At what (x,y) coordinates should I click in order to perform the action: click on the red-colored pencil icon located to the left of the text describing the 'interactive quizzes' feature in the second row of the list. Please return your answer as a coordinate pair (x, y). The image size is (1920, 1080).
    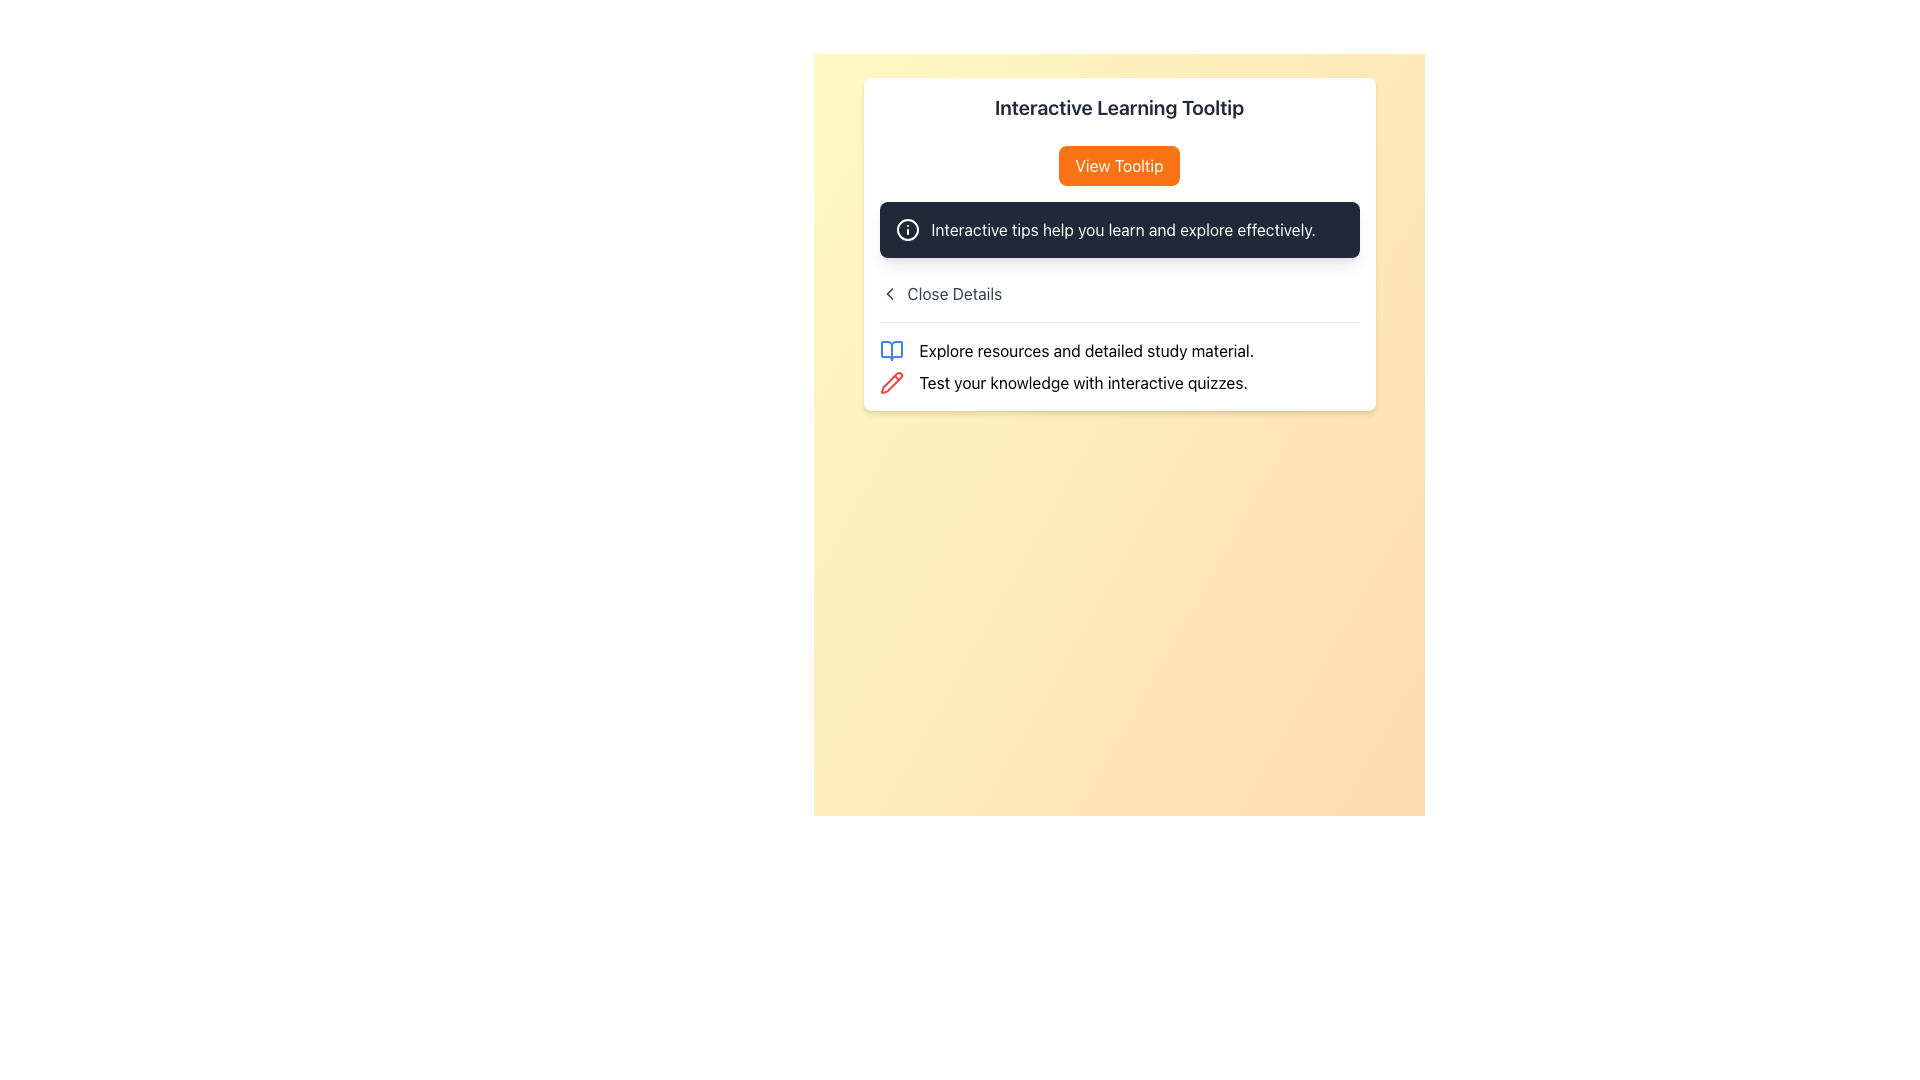
    Looking at the image, I should click on (890, 382).